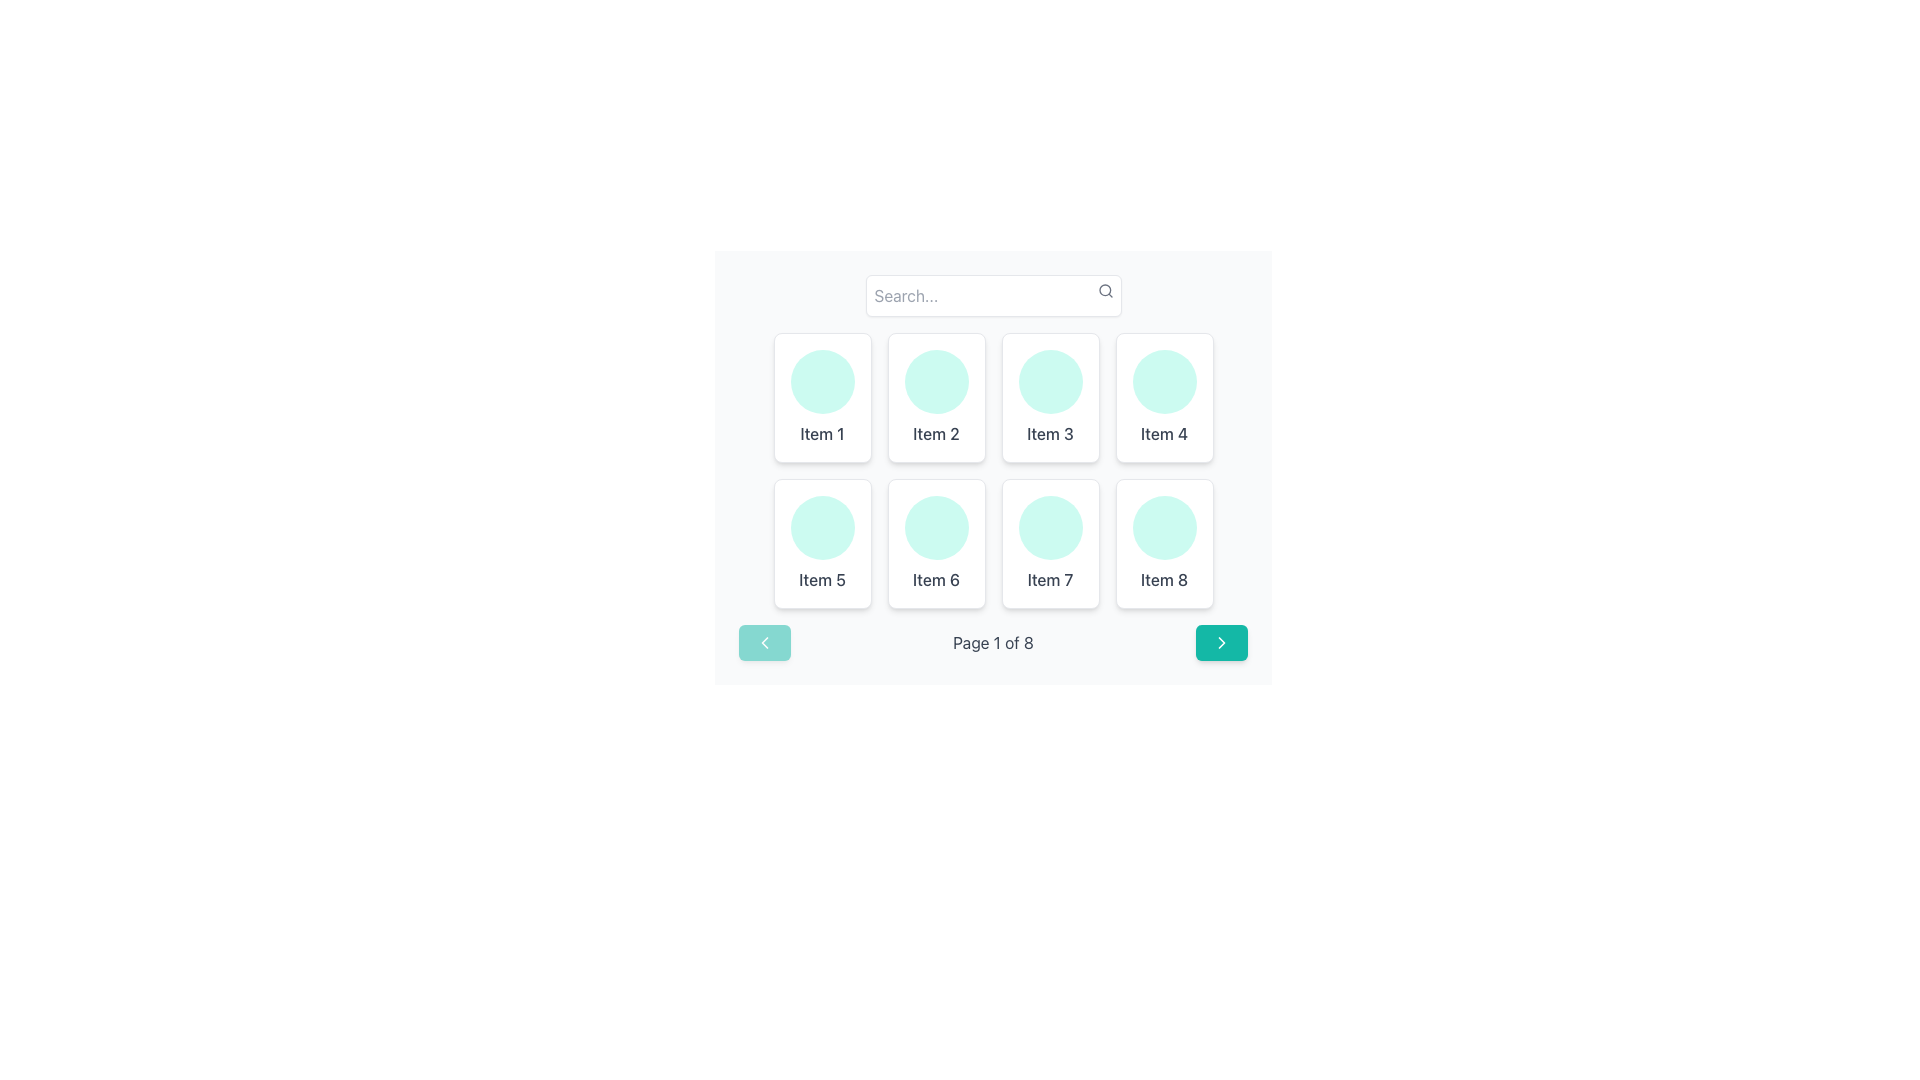 This screenshot has height=1080, width=1920. Describe the element at coordinates (822, 433) in the screenshot. I see `the text label 'Item 1' located at the bottom of the top-left card in the grid layout` at that location.